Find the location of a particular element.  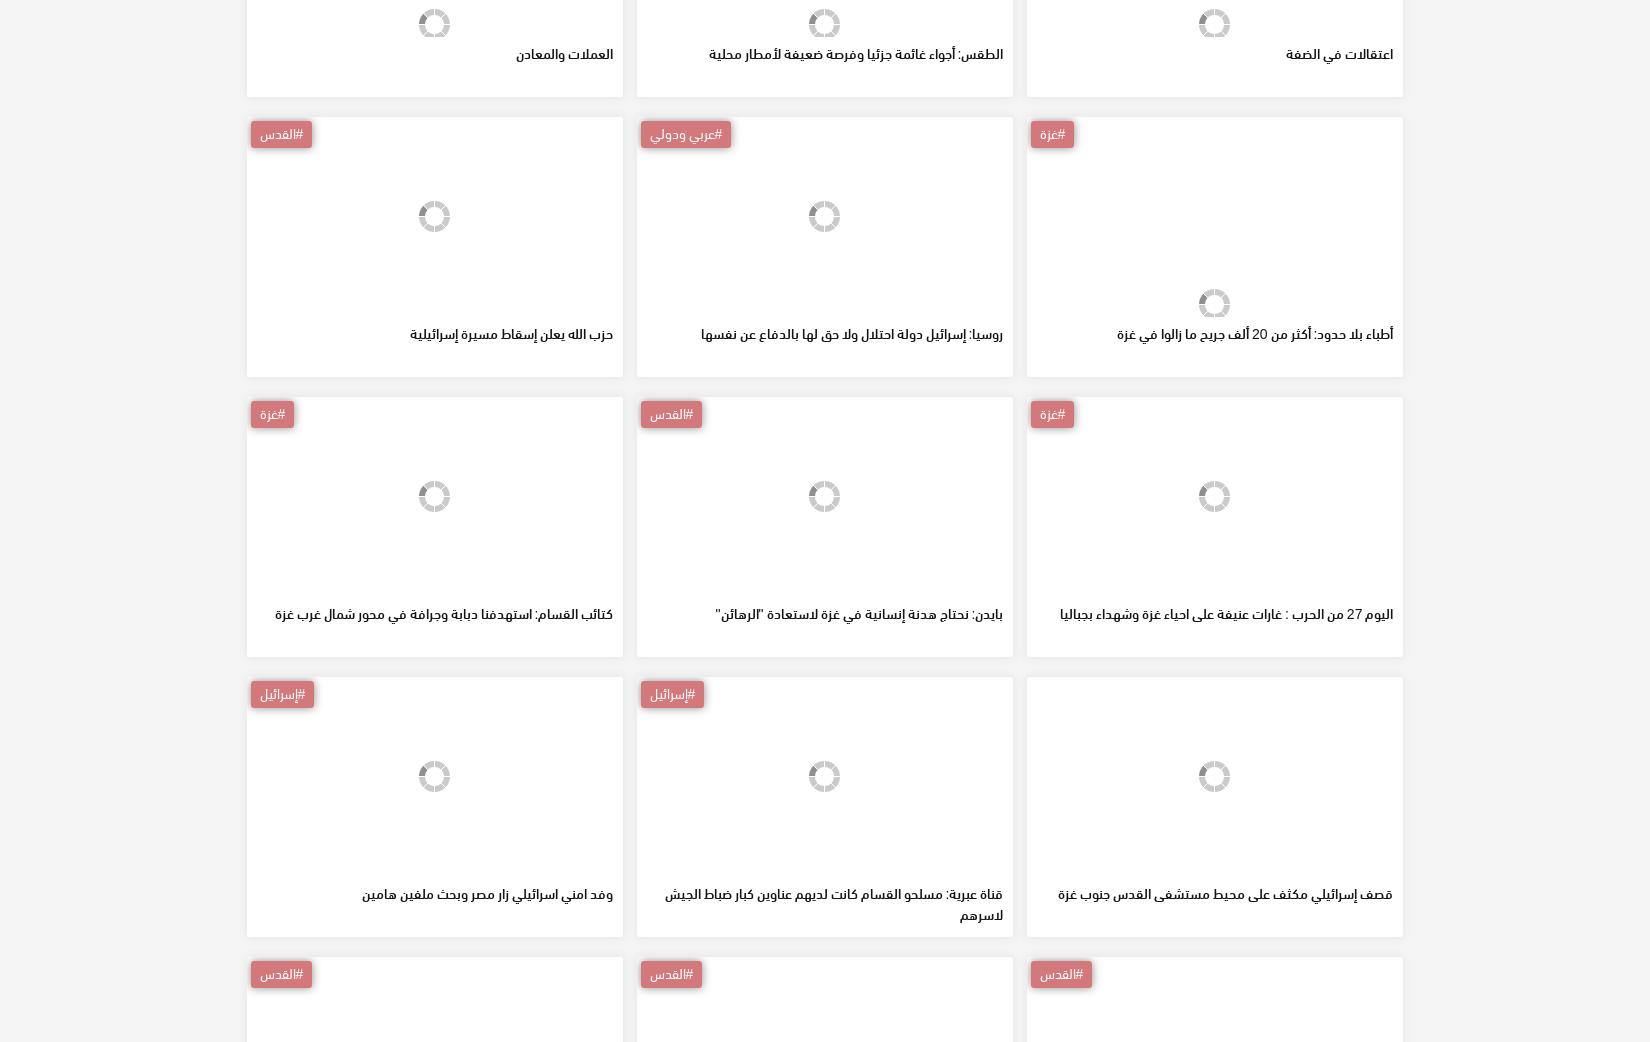

'روسيا: إسرائيل دولة احتلال ولا حق لها بالدفاع عن نفسها' is located at coordinates (851, 477).